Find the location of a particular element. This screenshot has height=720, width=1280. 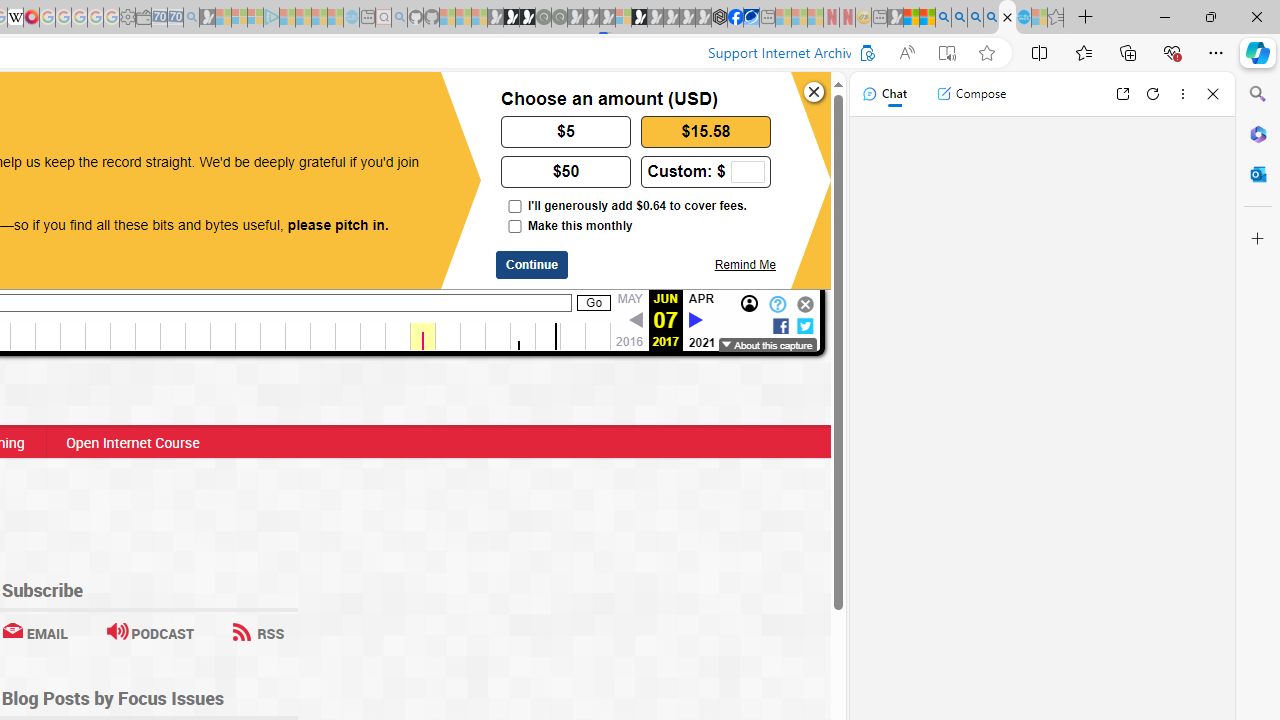

'Future Focus Report 2024 - Sleeping' is located at coordinates (559, 17).